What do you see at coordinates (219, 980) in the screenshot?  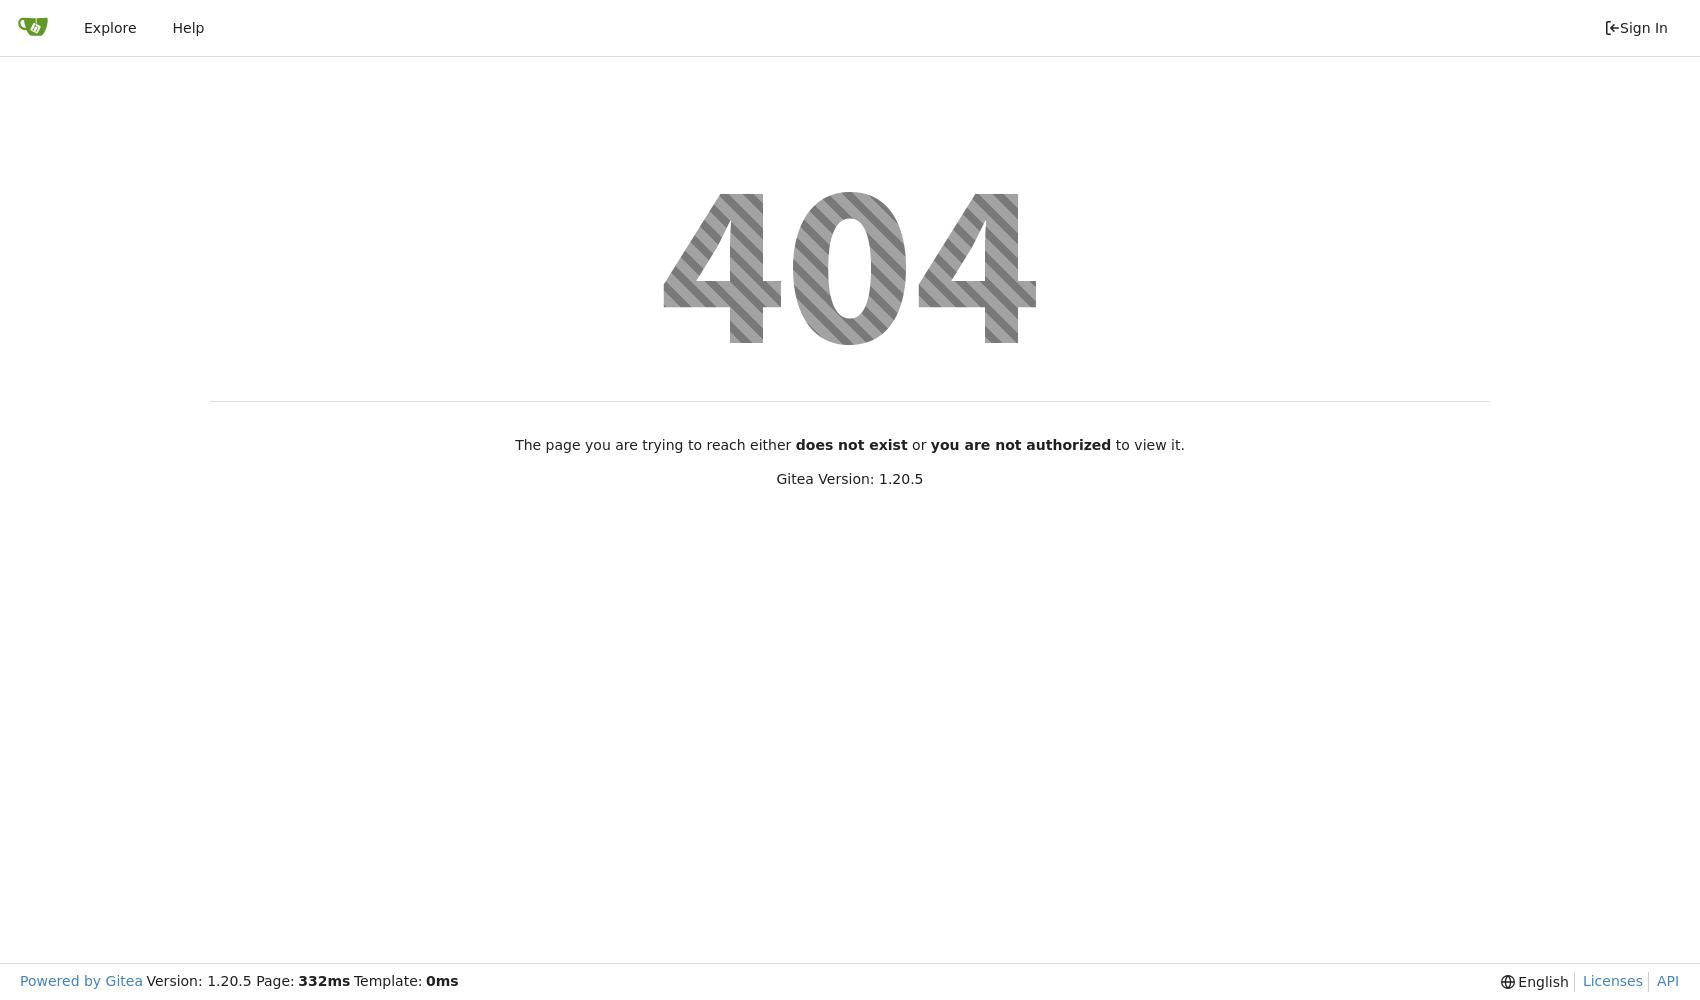 I see `'Version:
			
				1.20.5
			
		
		
			Page:'` at bounding box center [219, 980].